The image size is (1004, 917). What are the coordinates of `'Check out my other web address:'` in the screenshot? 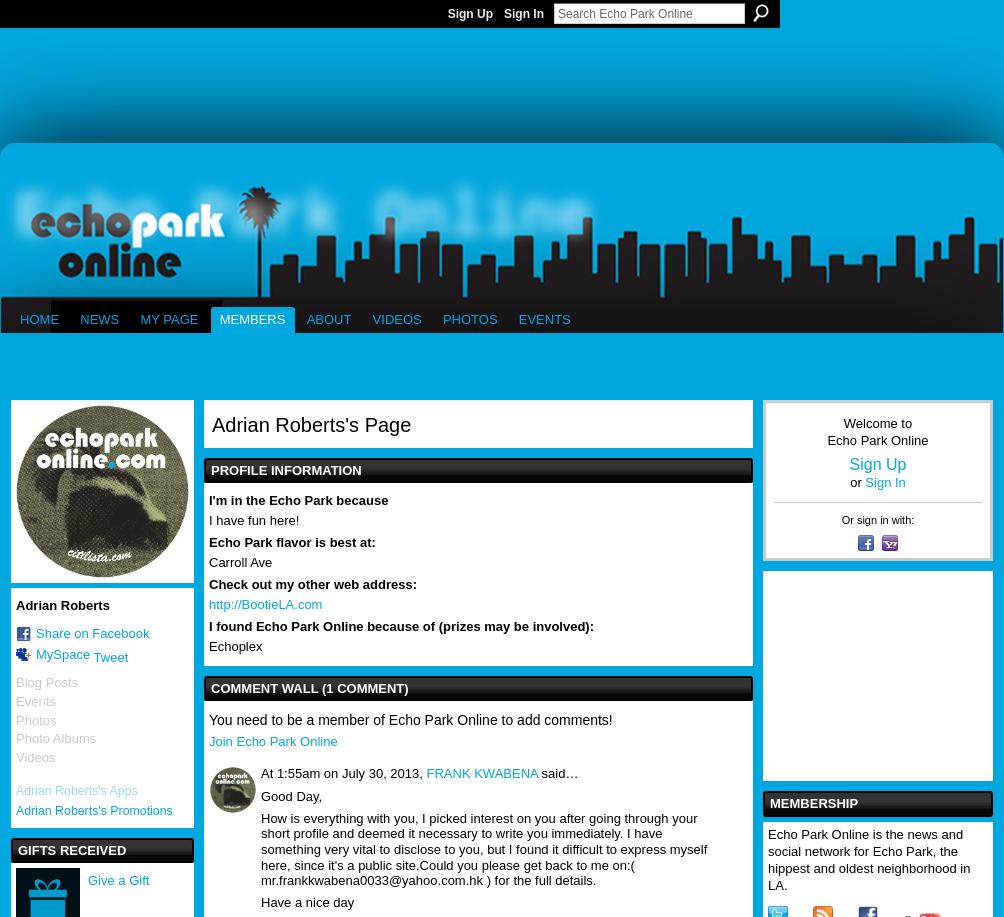 It's located at (208, 583).